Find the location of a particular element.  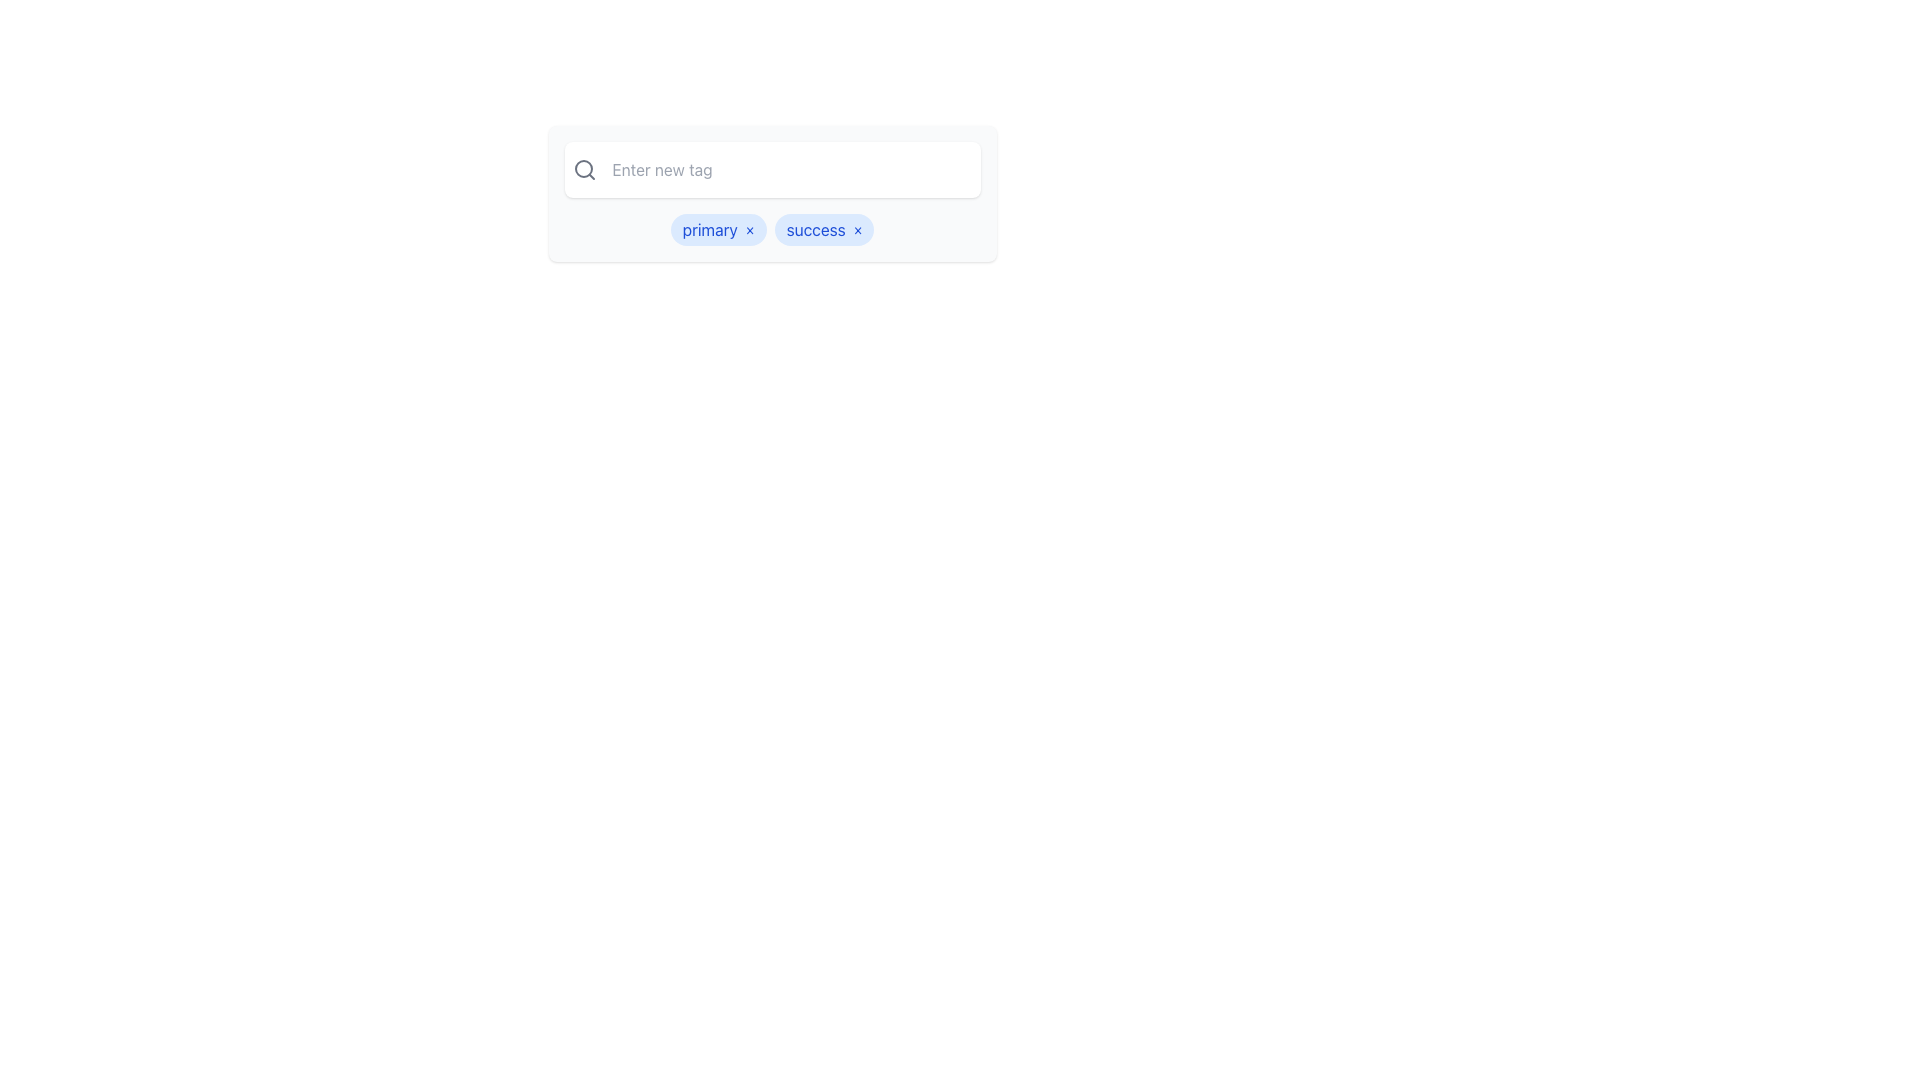

the interactive tag with a dismiss button located immediately to the right of the 'primary ×' pill component is located at coordinates (824, 229).